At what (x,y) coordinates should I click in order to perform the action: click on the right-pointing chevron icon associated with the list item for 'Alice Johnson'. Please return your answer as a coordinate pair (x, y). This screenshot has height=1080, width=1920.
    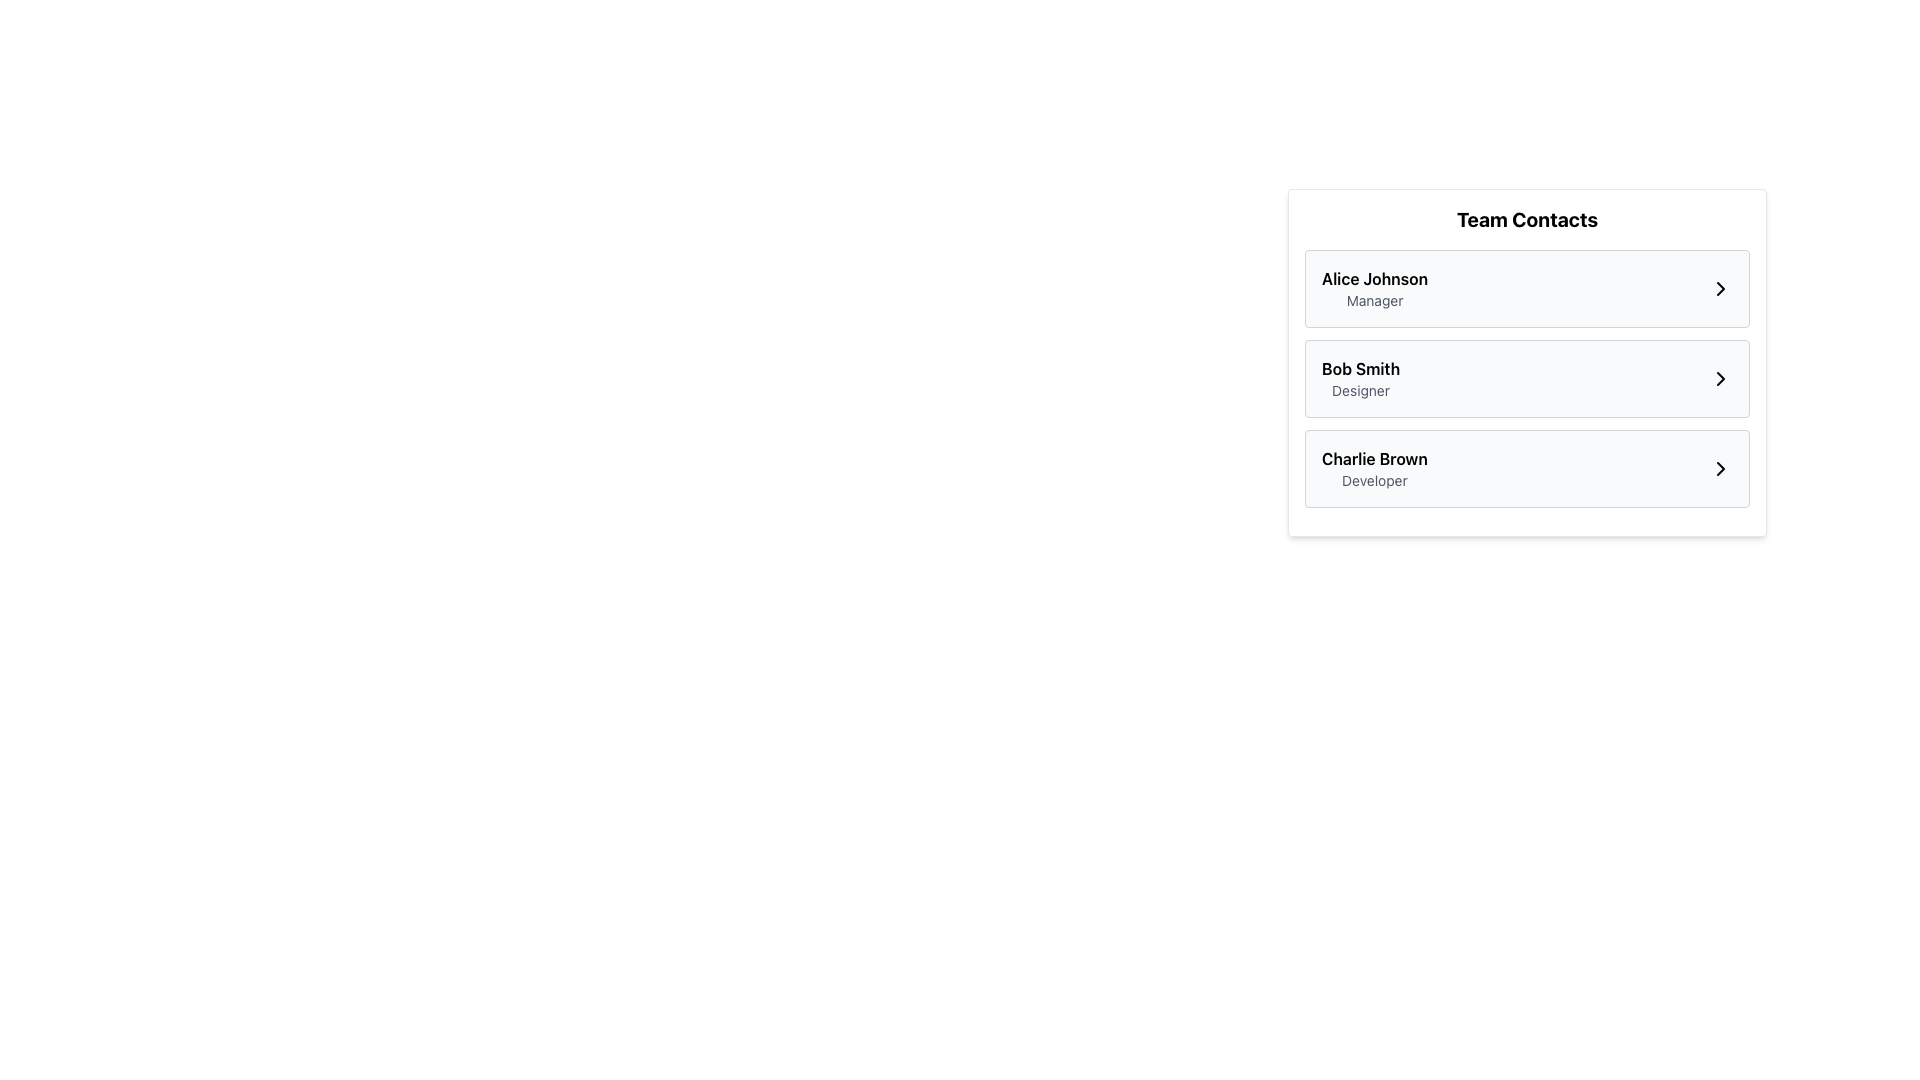
    Looking at the image, I should click on (1720, 289).